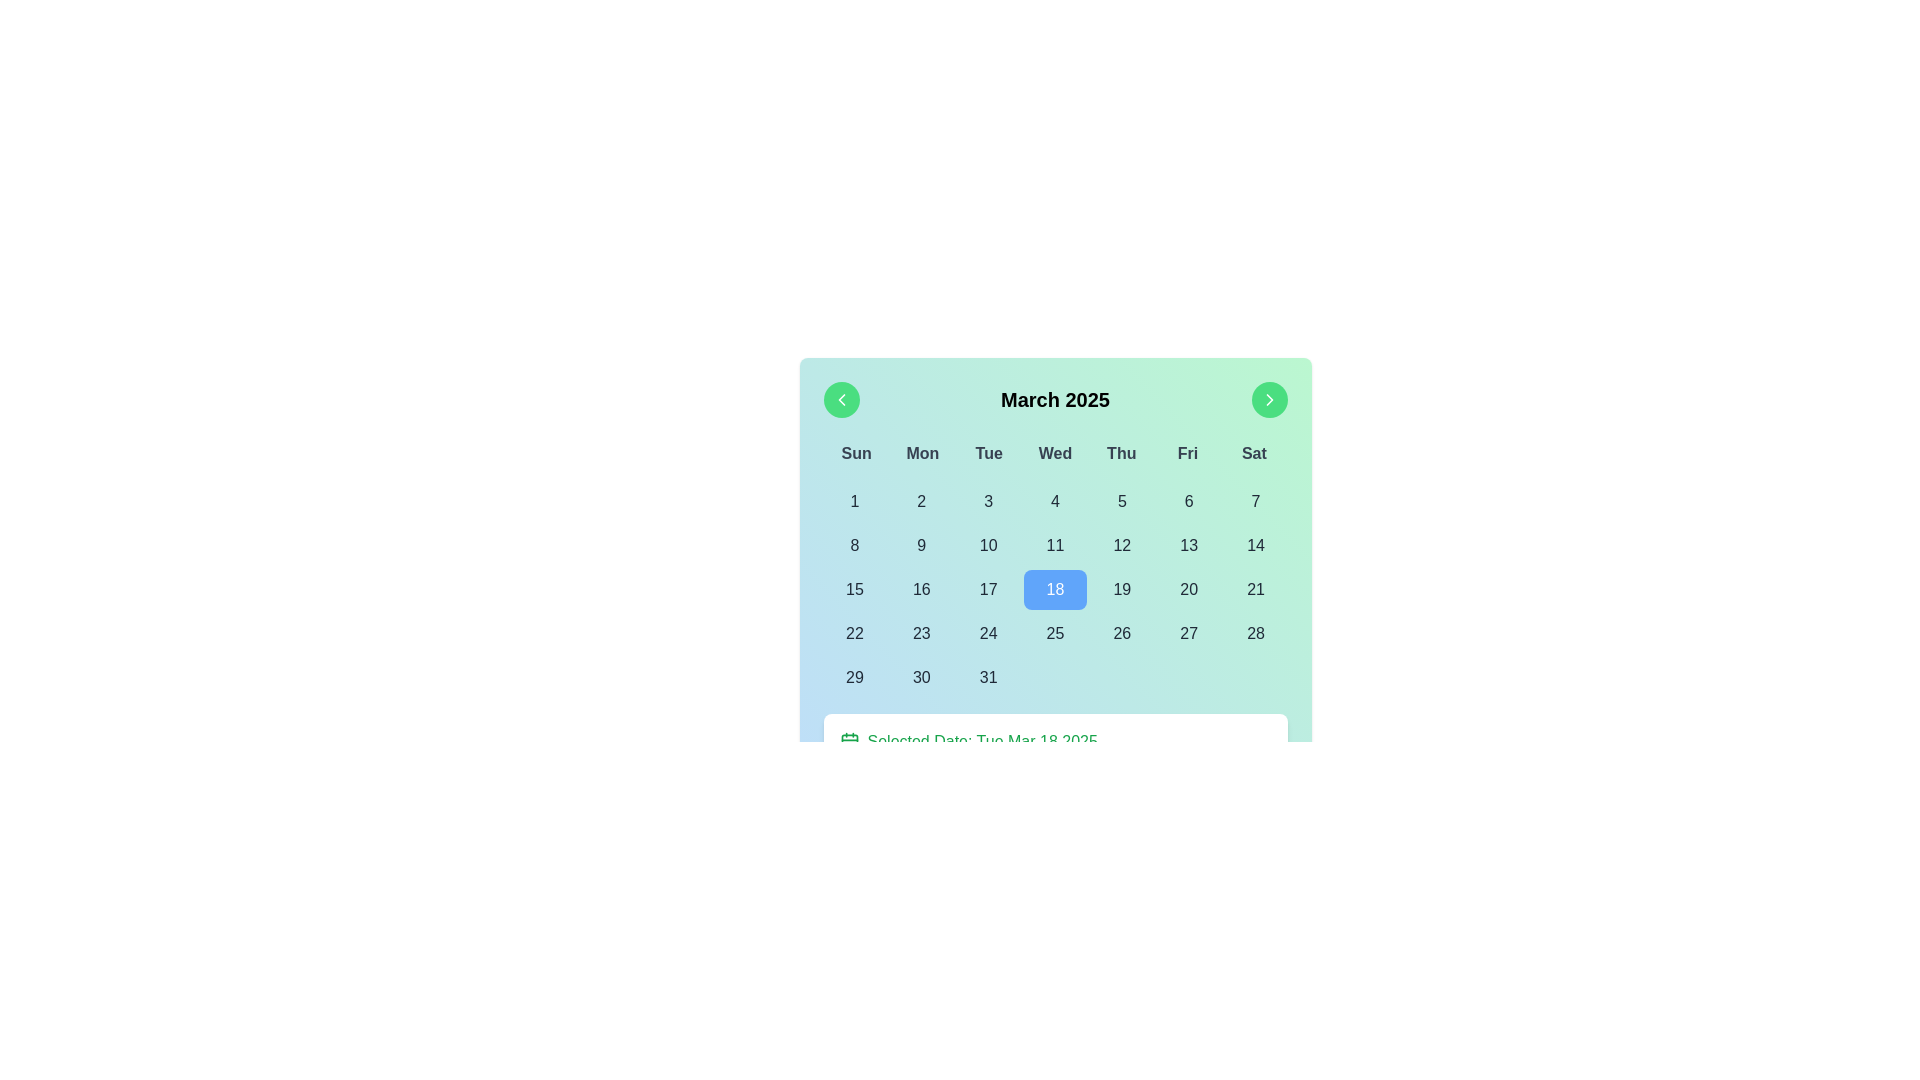  Describe the element at coordinates (988, 546) in the screenshot. I see `the date '10' in the calendar for March 2025 by clicking on the interactive date element located in the second row and third column of the main date display area` at that location.